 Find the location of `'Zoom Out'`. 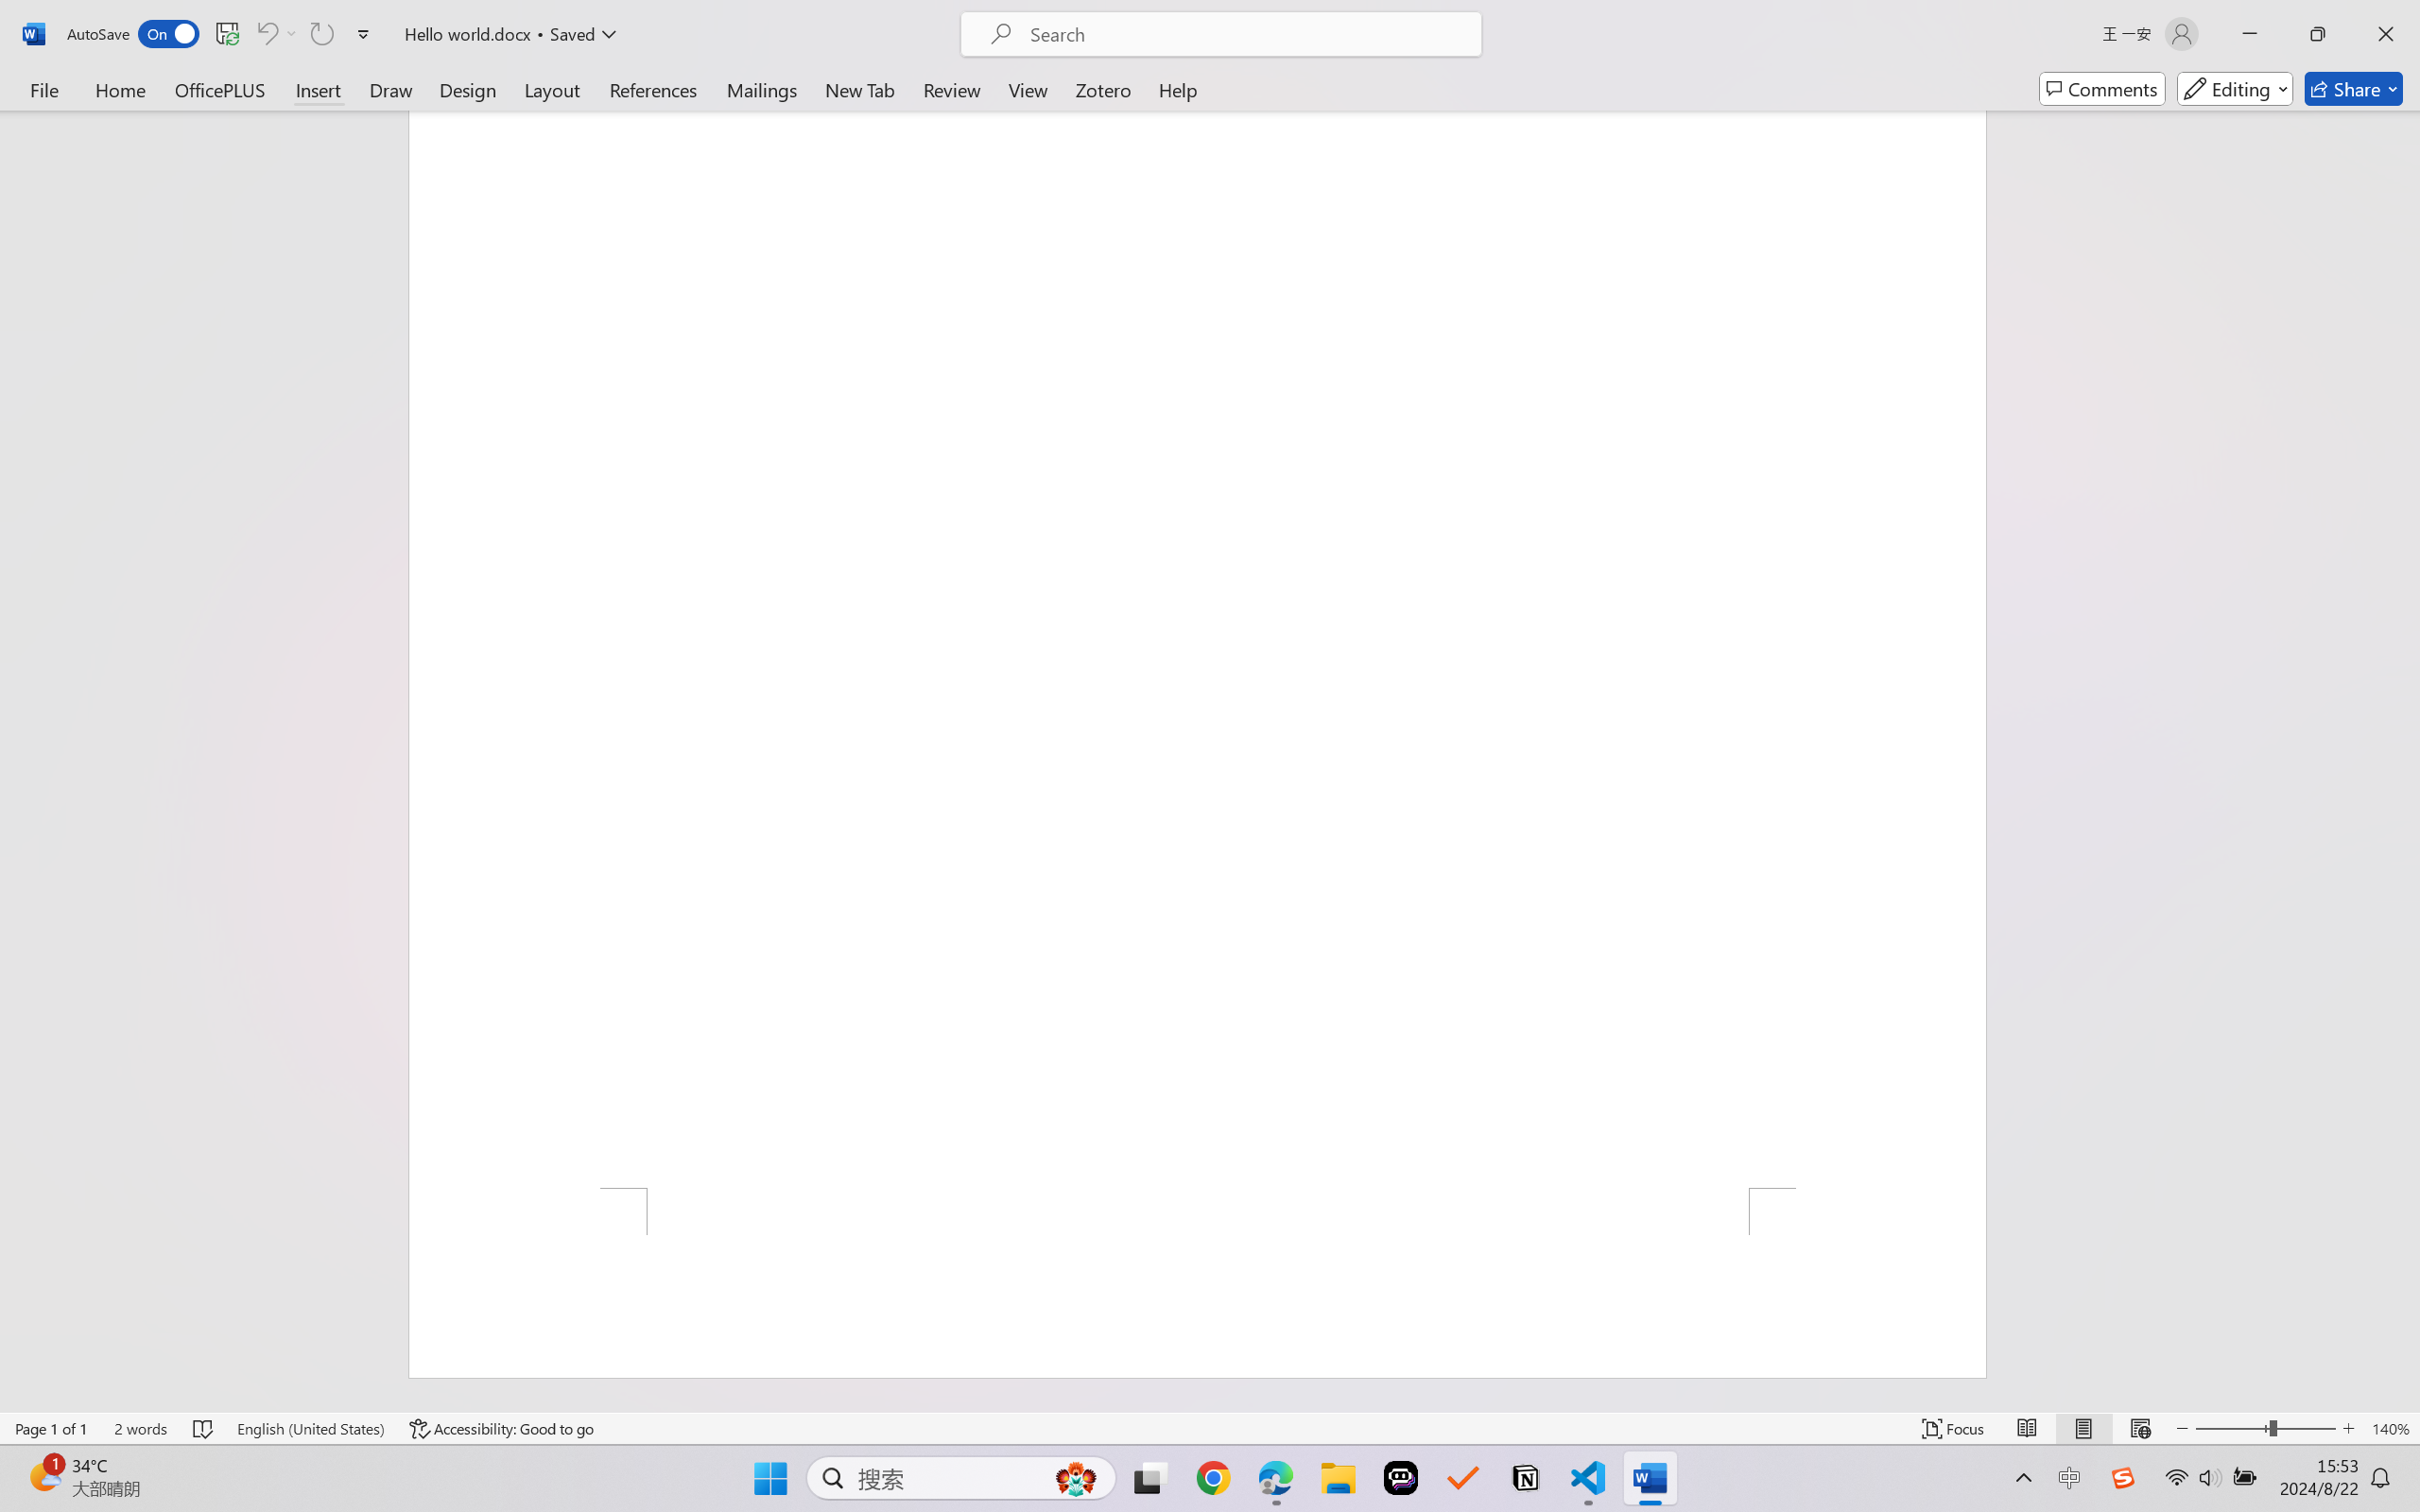

'Zoom Out' is located at coordinates (2231, 1428).